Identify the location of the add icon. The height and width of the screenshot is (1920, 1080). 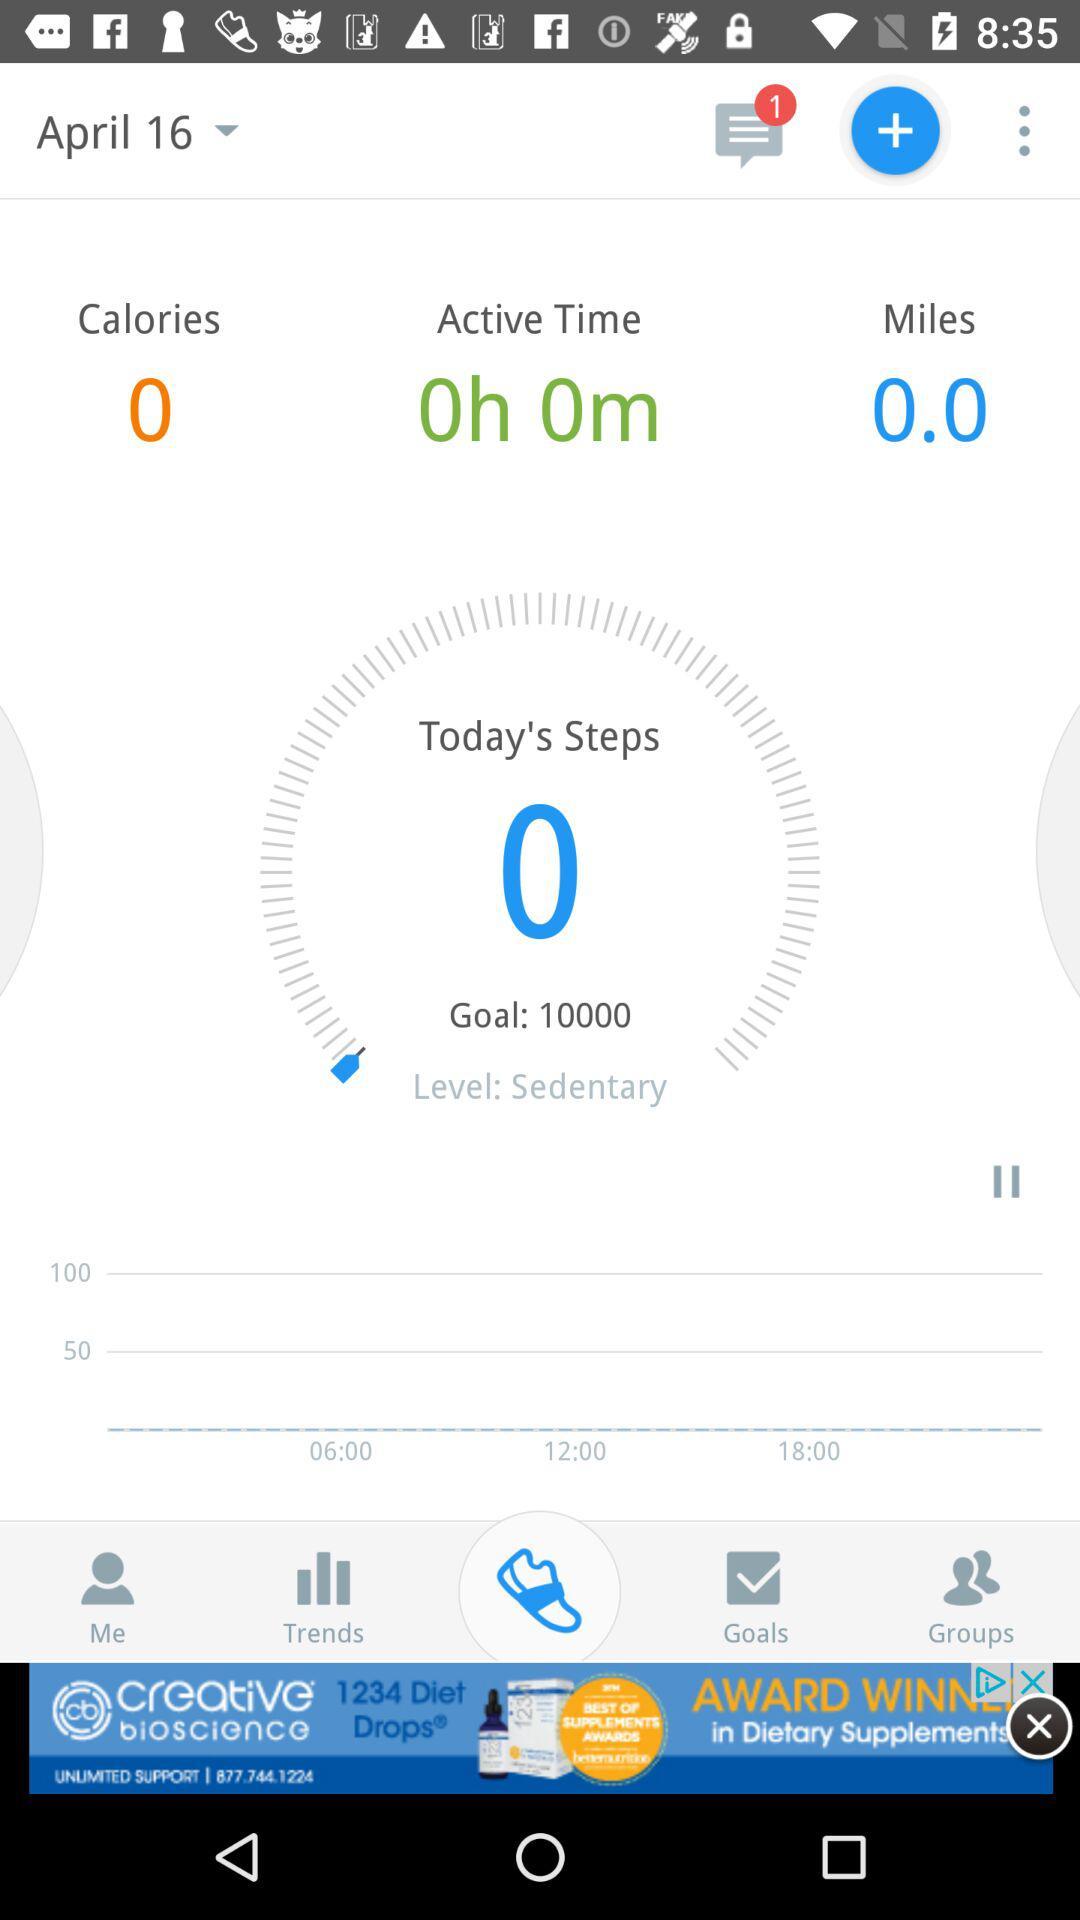
(894, 129).